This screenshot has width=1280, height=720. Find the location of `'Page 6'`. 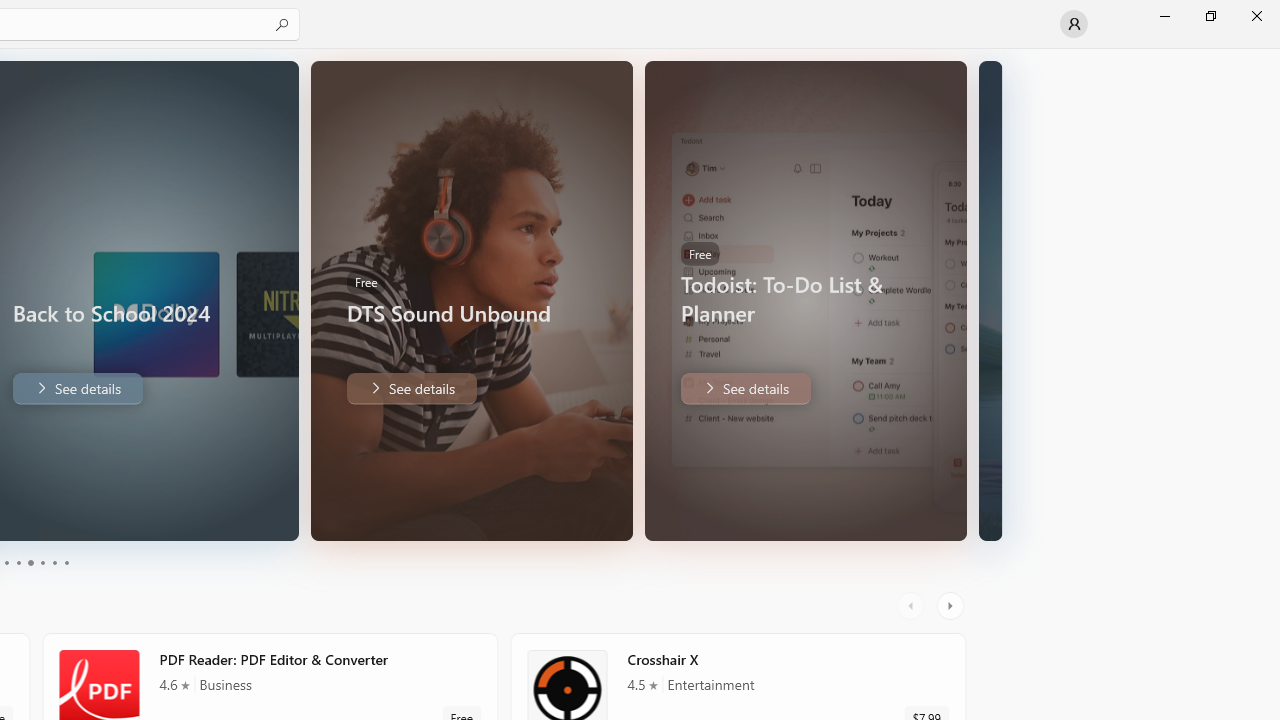

'Page 6' is located at coordinates (65, 563).